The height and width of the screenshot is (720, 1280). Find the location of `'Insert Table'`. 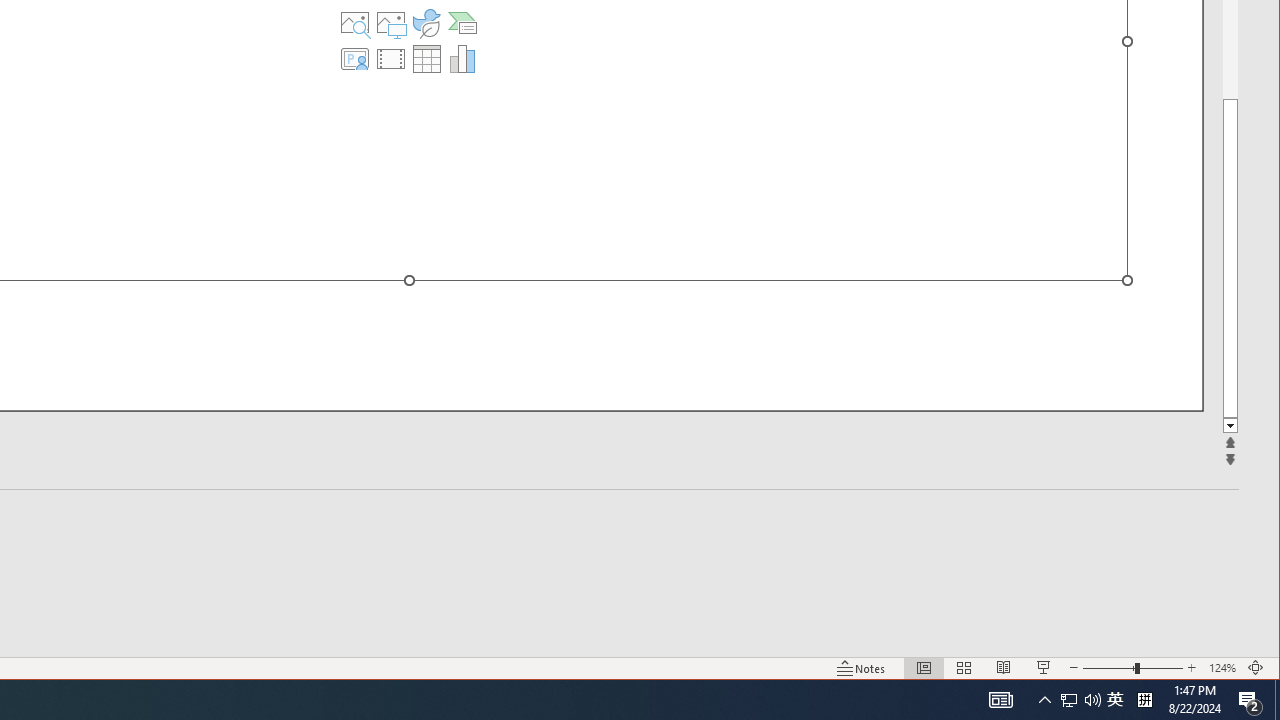

'Insert Table' is located at coordinates (425, 58).